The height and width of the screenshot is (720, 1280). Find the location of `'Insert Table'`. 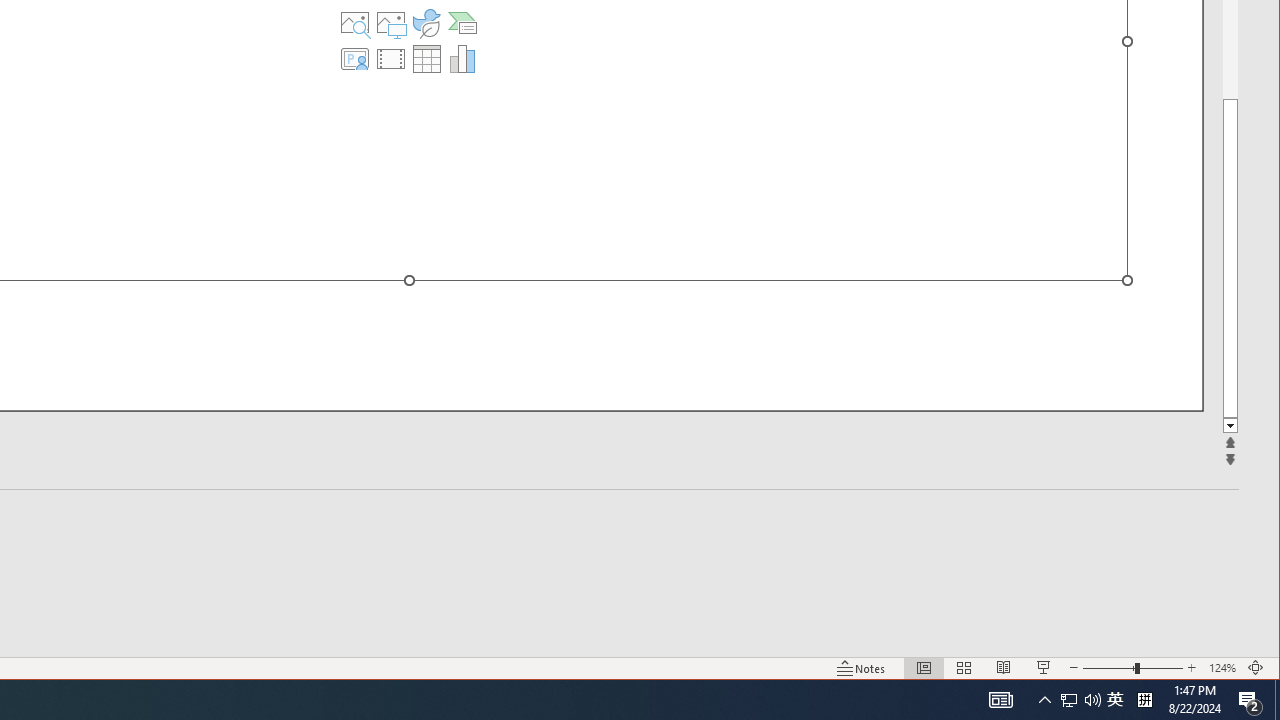

'Insert Table' is located at coordinates (425, 58).